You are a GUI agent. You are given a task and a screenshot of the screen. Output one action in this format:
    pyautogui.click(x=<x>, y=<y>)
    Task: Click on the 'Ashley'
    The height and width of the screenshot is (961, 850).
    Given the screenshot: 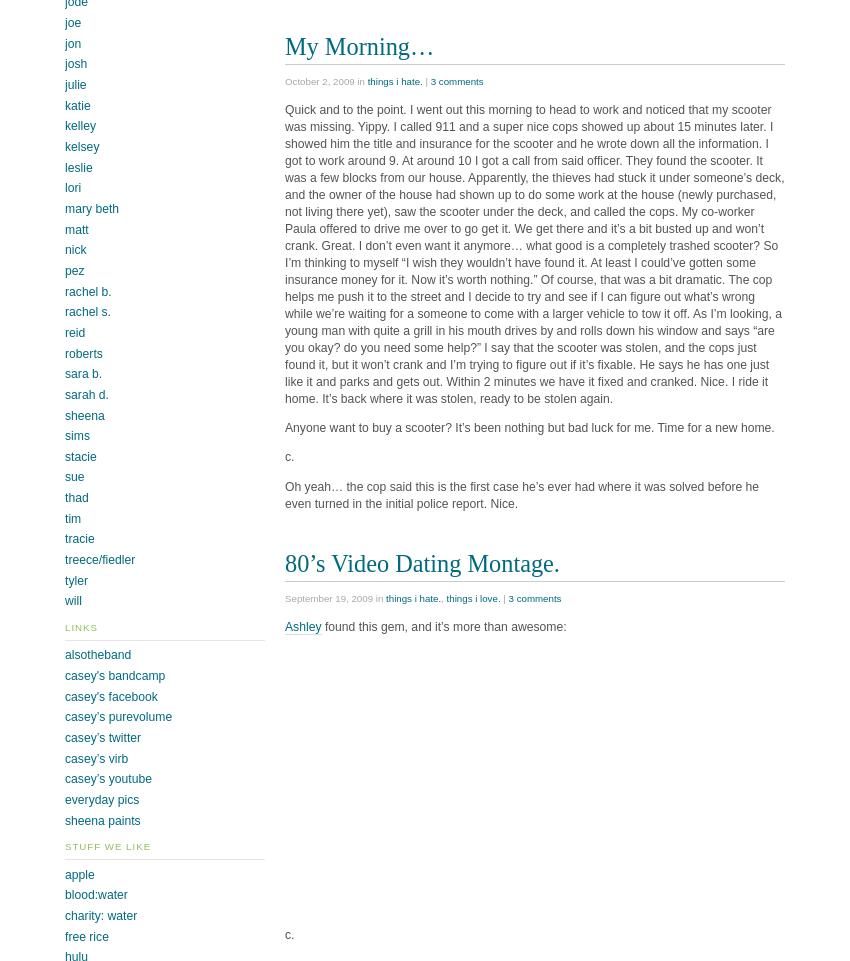 What is the action you would take?
    pyautogui.click(x=303, y=625)
    